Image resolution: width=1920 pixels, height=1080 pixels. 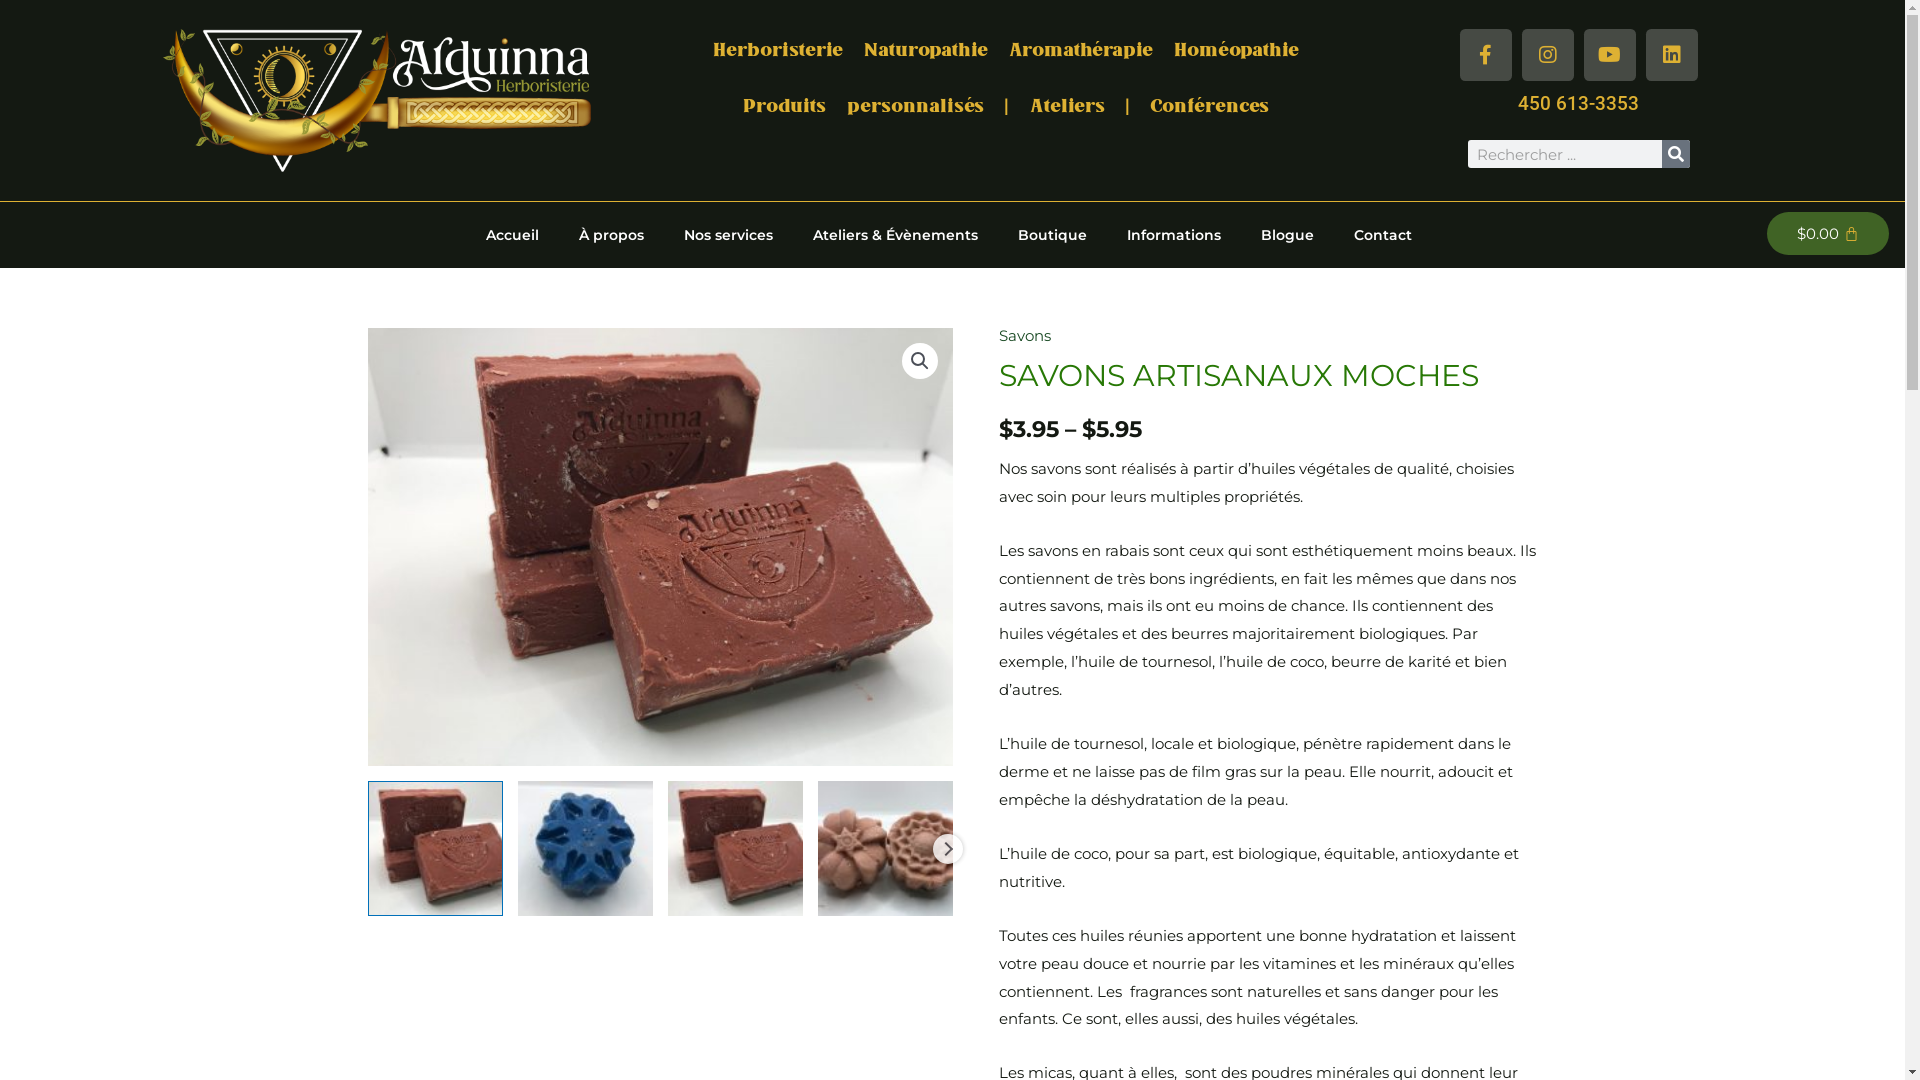 I want to click on 'Informations', so click(x=1106, y=234).